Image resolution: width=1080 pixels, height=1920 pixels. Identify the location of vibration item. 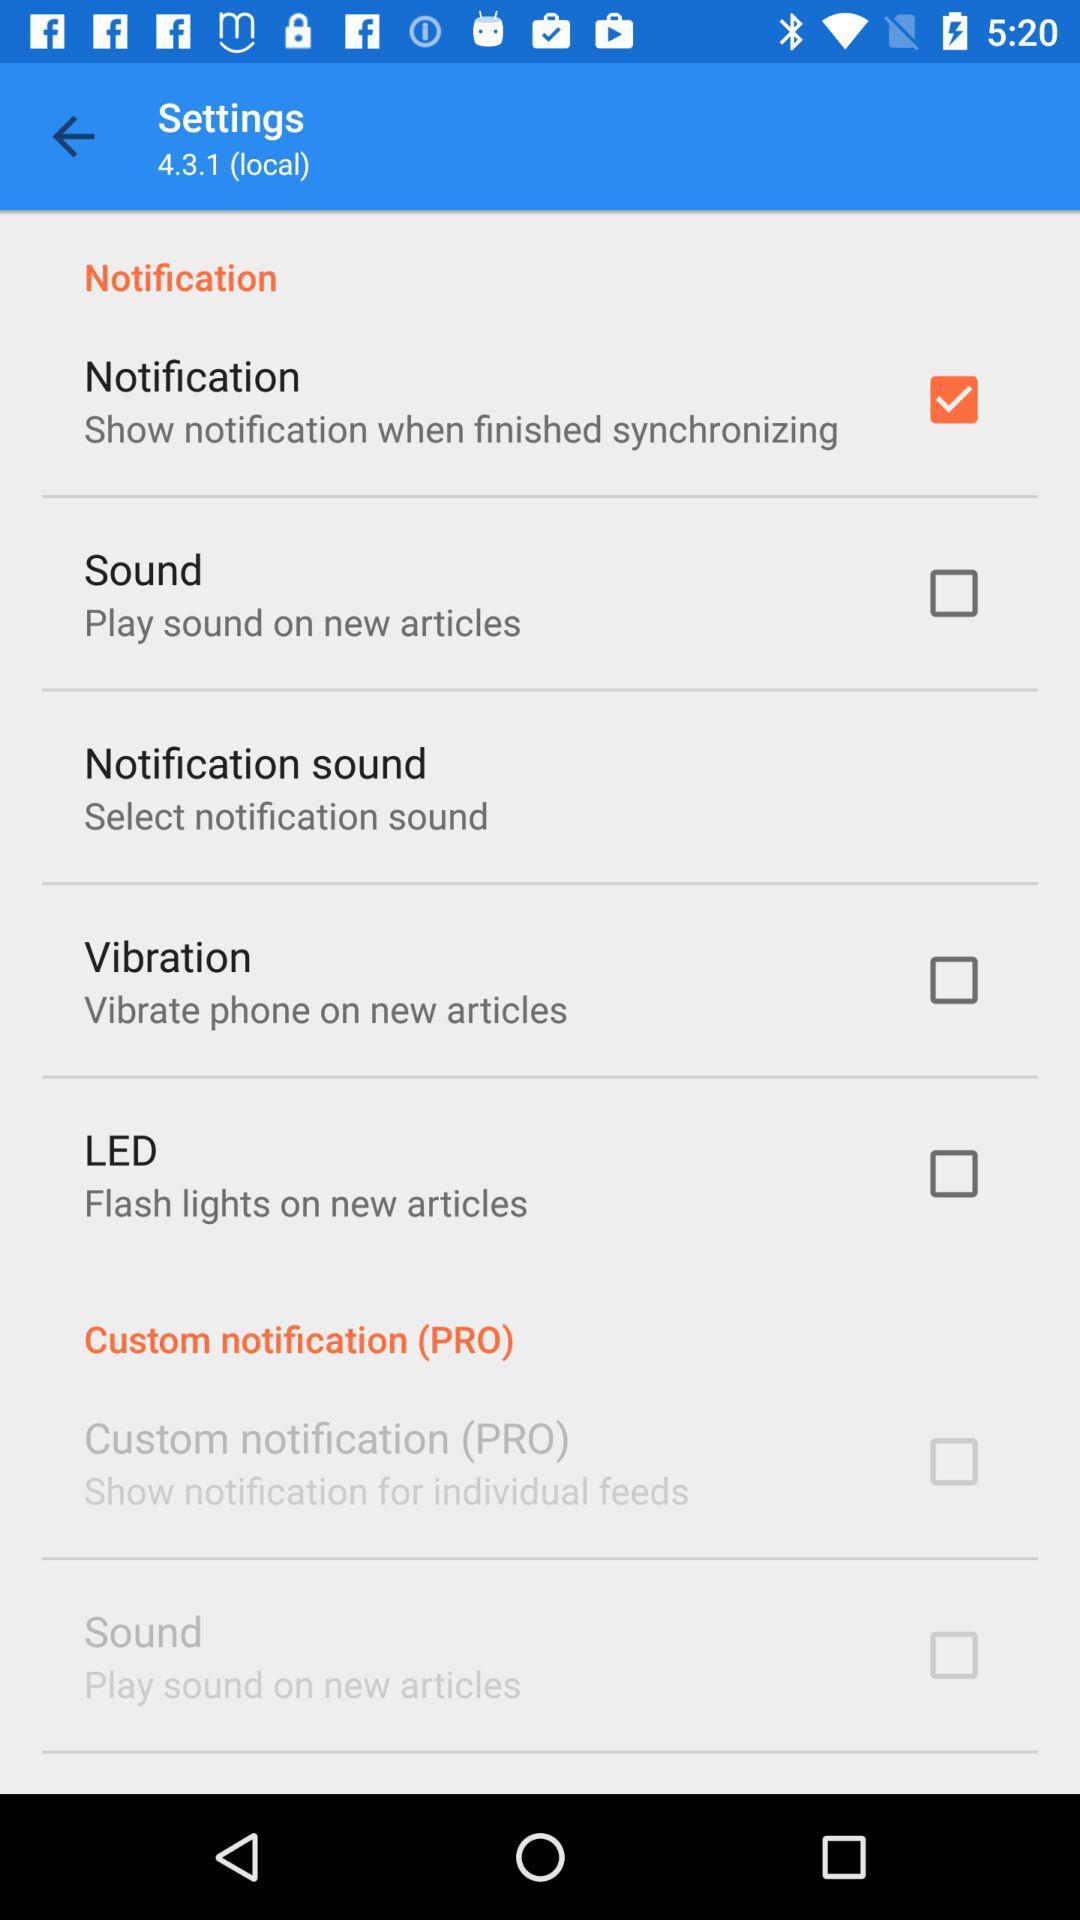
(167, 954).